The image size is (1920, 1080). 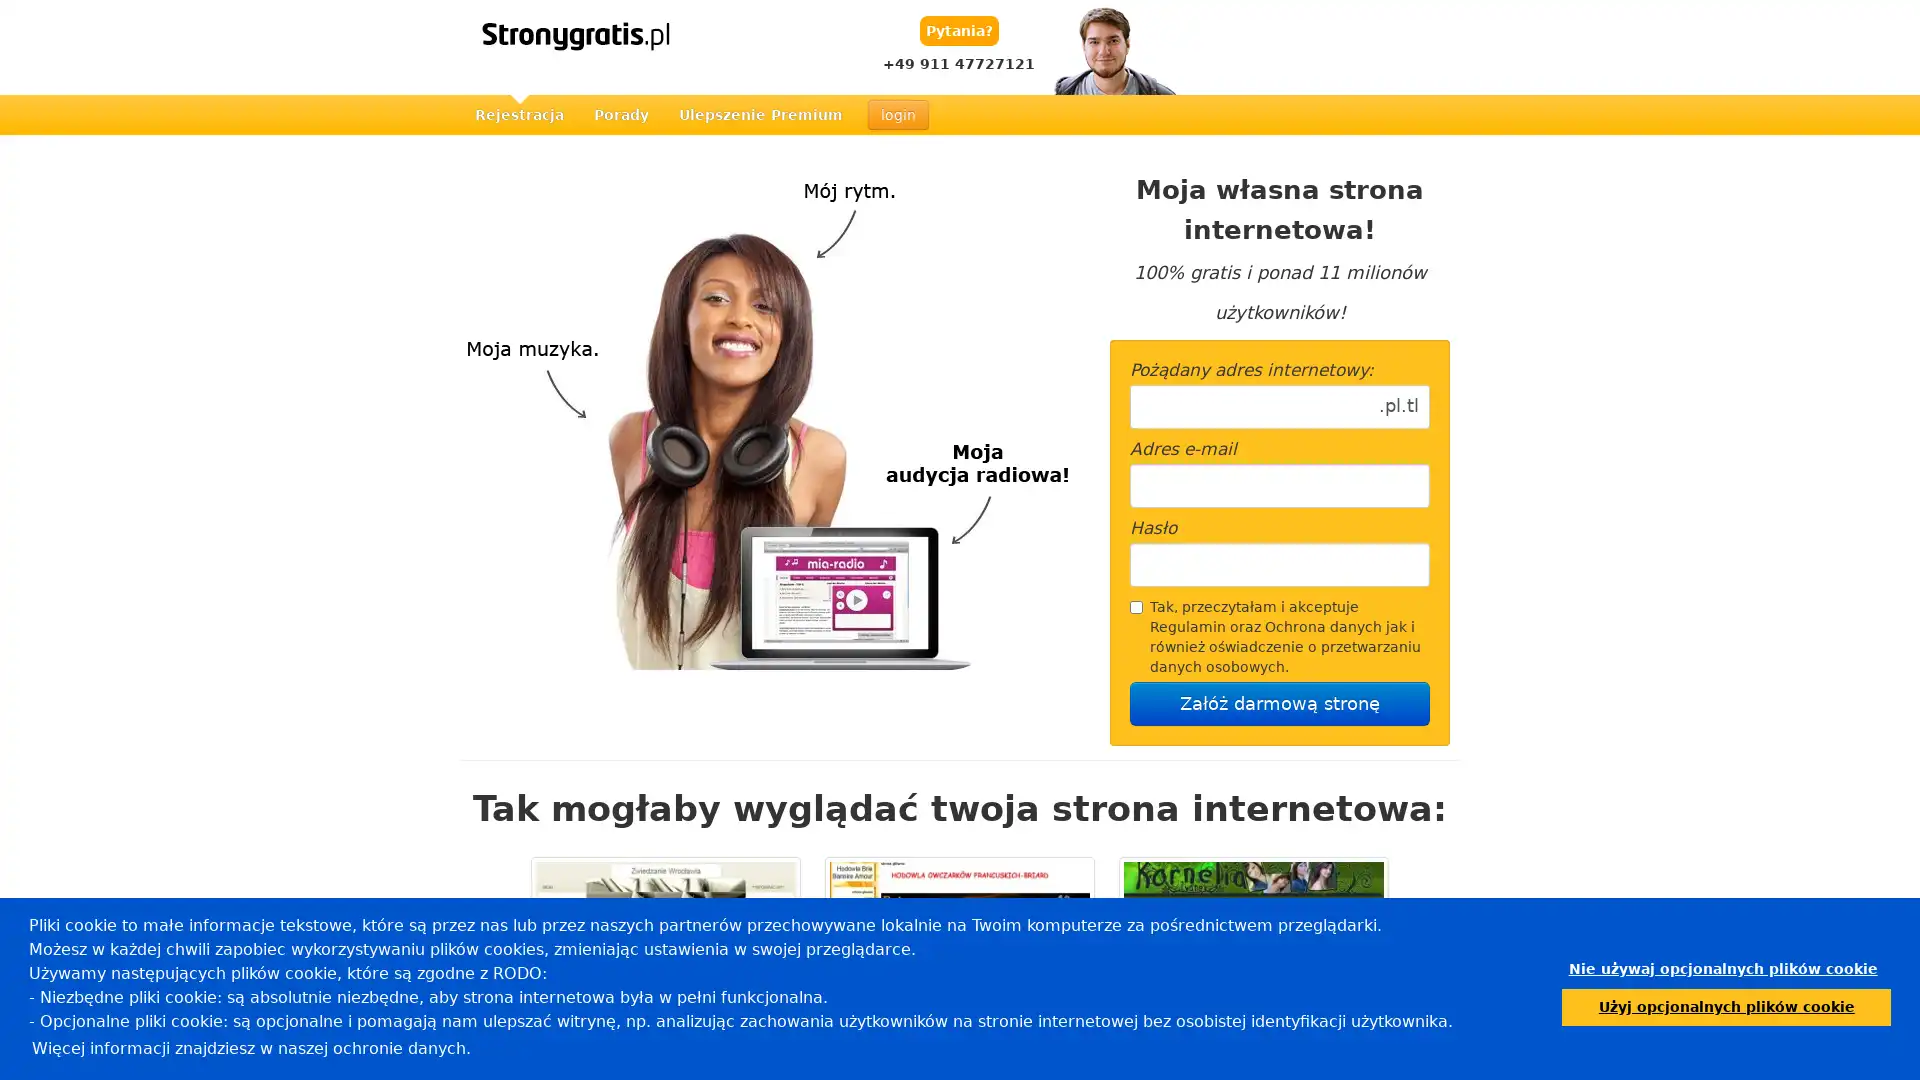 I want to click on allow cookies, so click(x=1725, y=1006).